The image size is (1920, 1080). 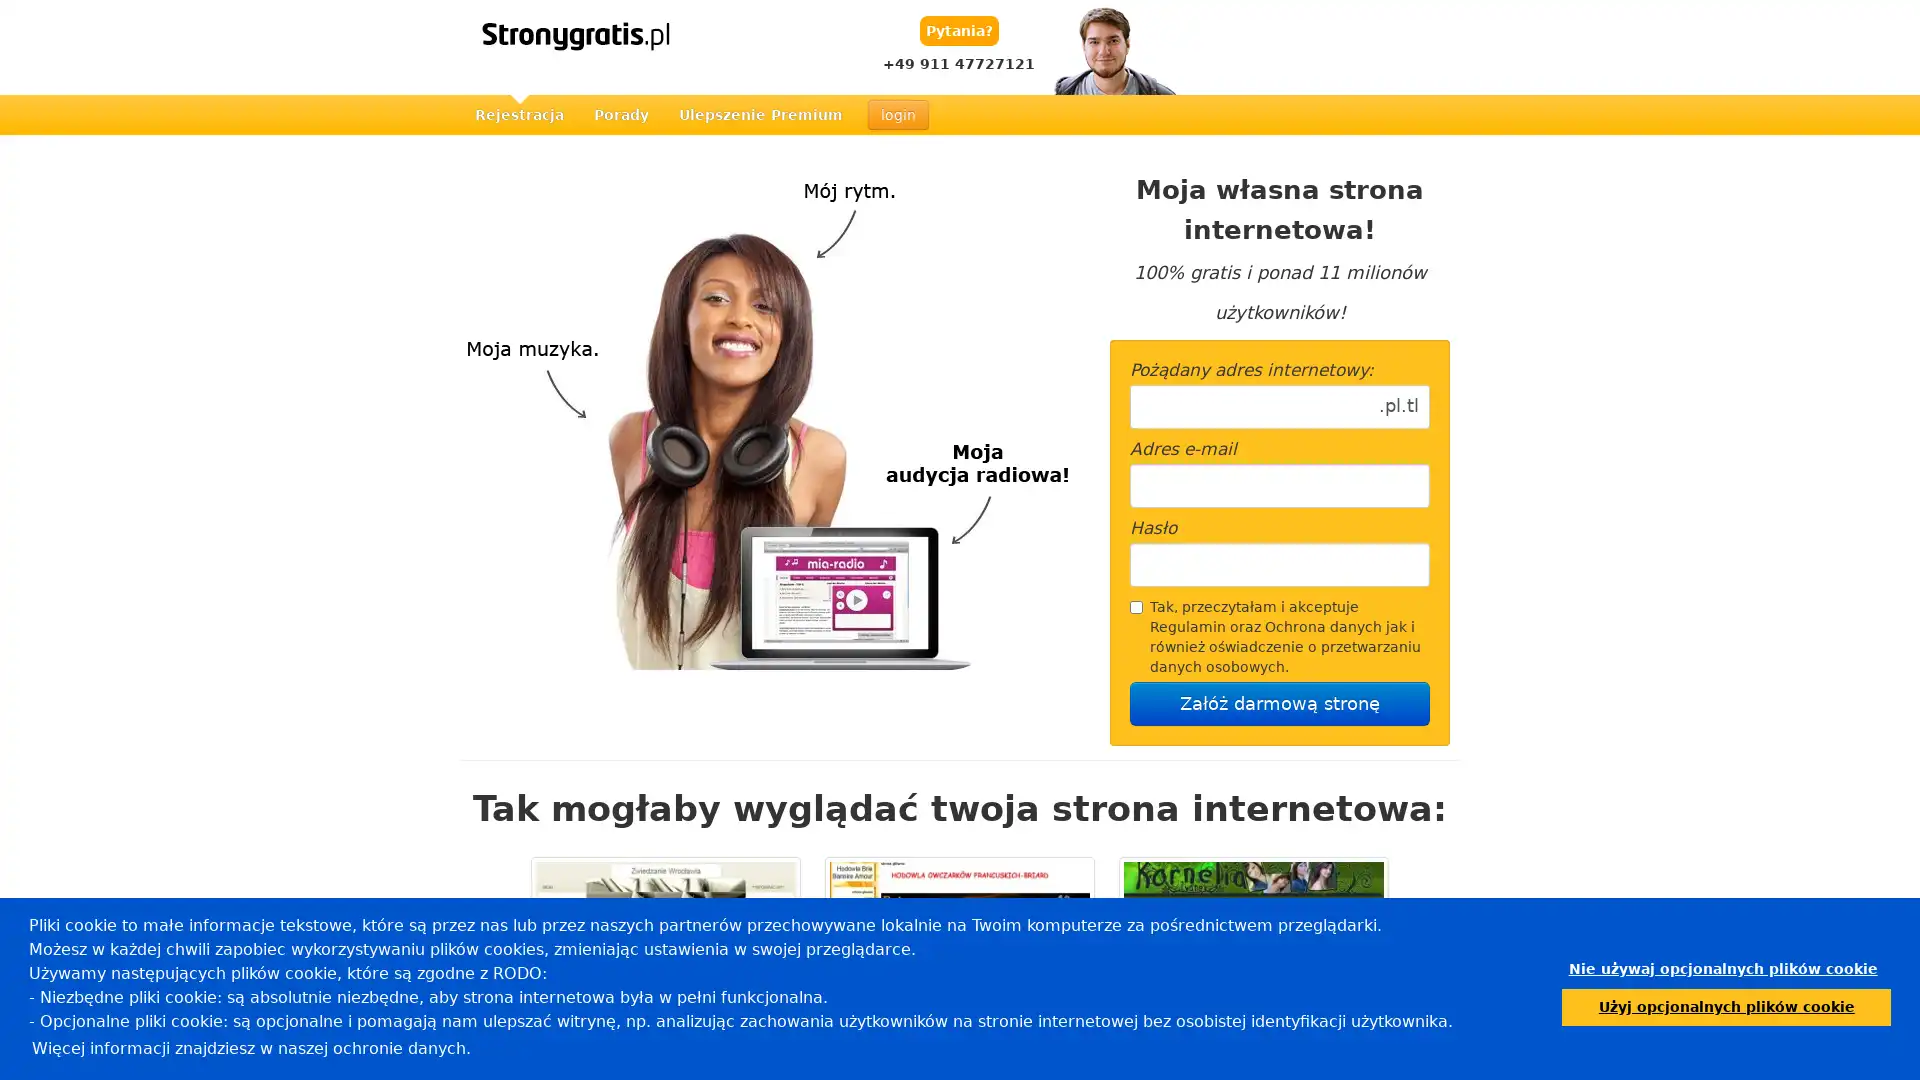 I want to click on allow cookies, so click(x=1725, y=1006).